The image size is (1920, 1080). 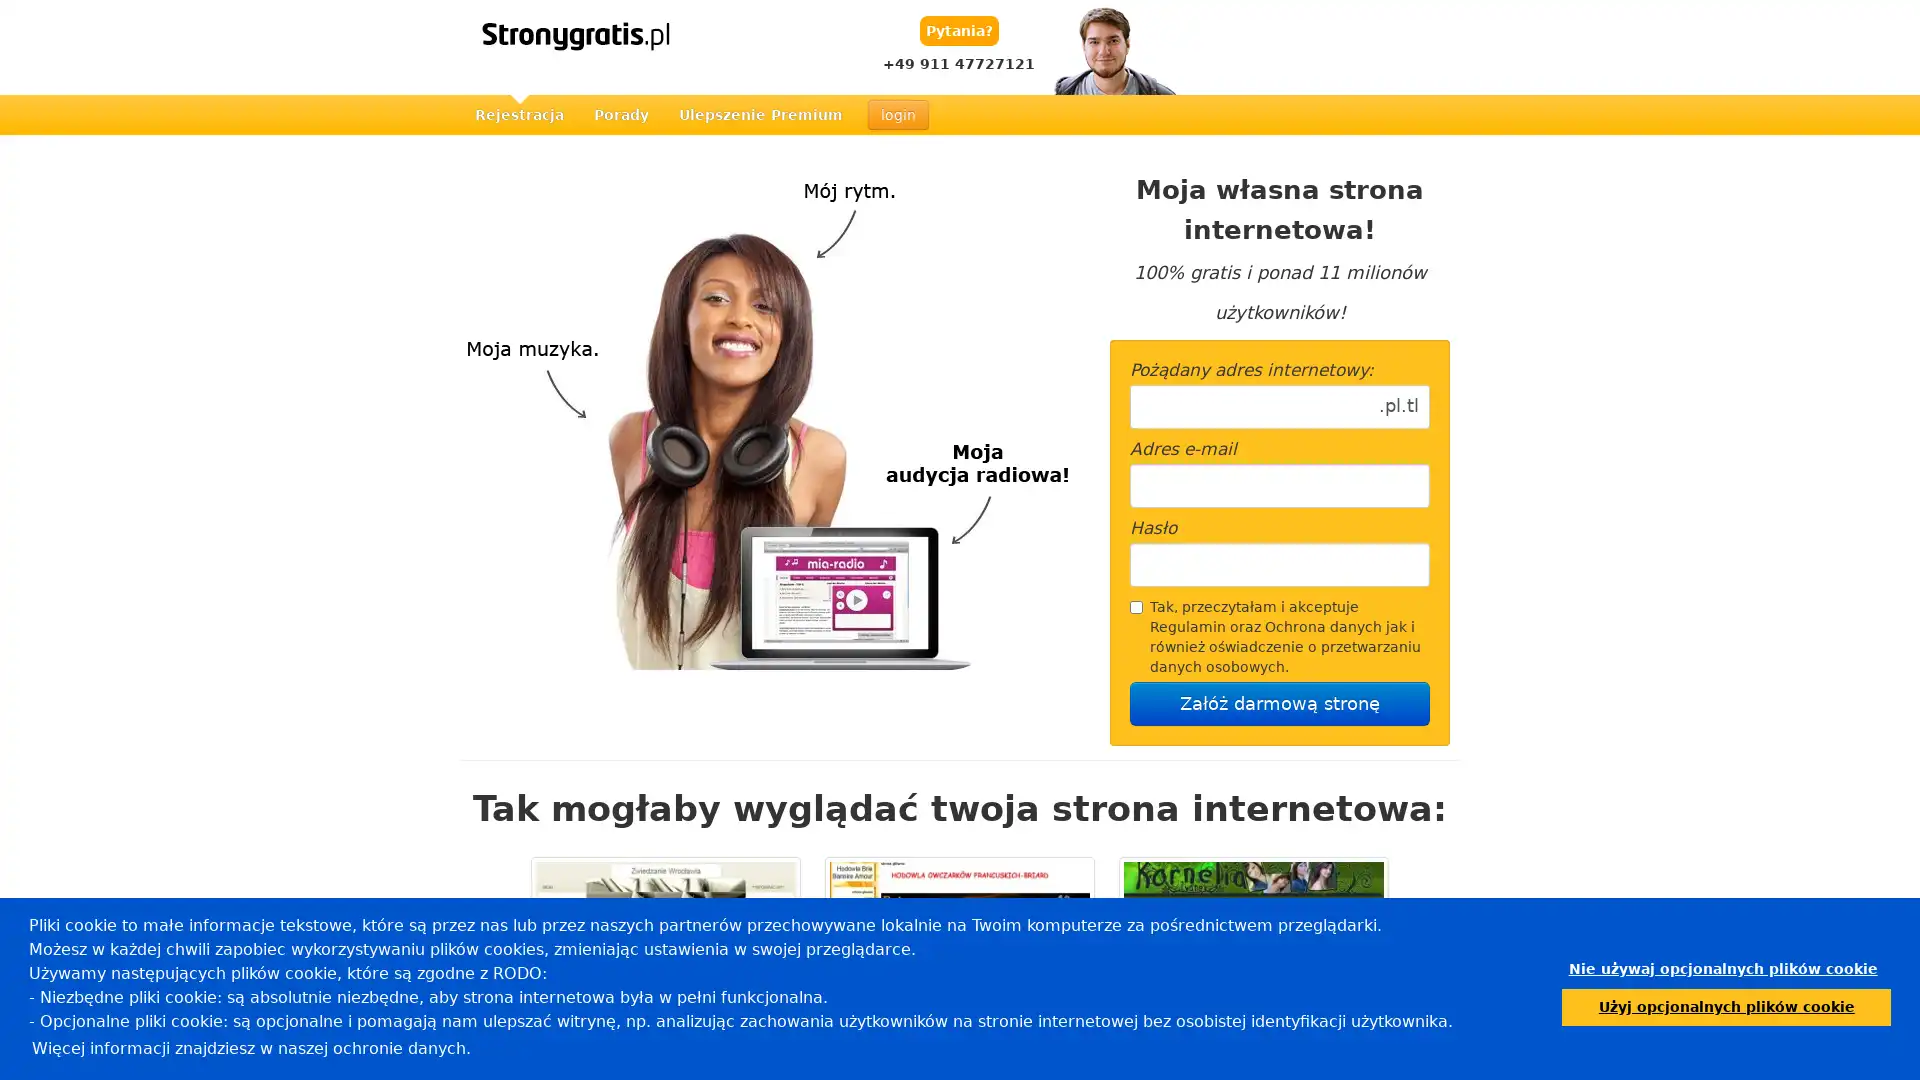 I want to click on allow cookies, so click(x=1725, y=1006).